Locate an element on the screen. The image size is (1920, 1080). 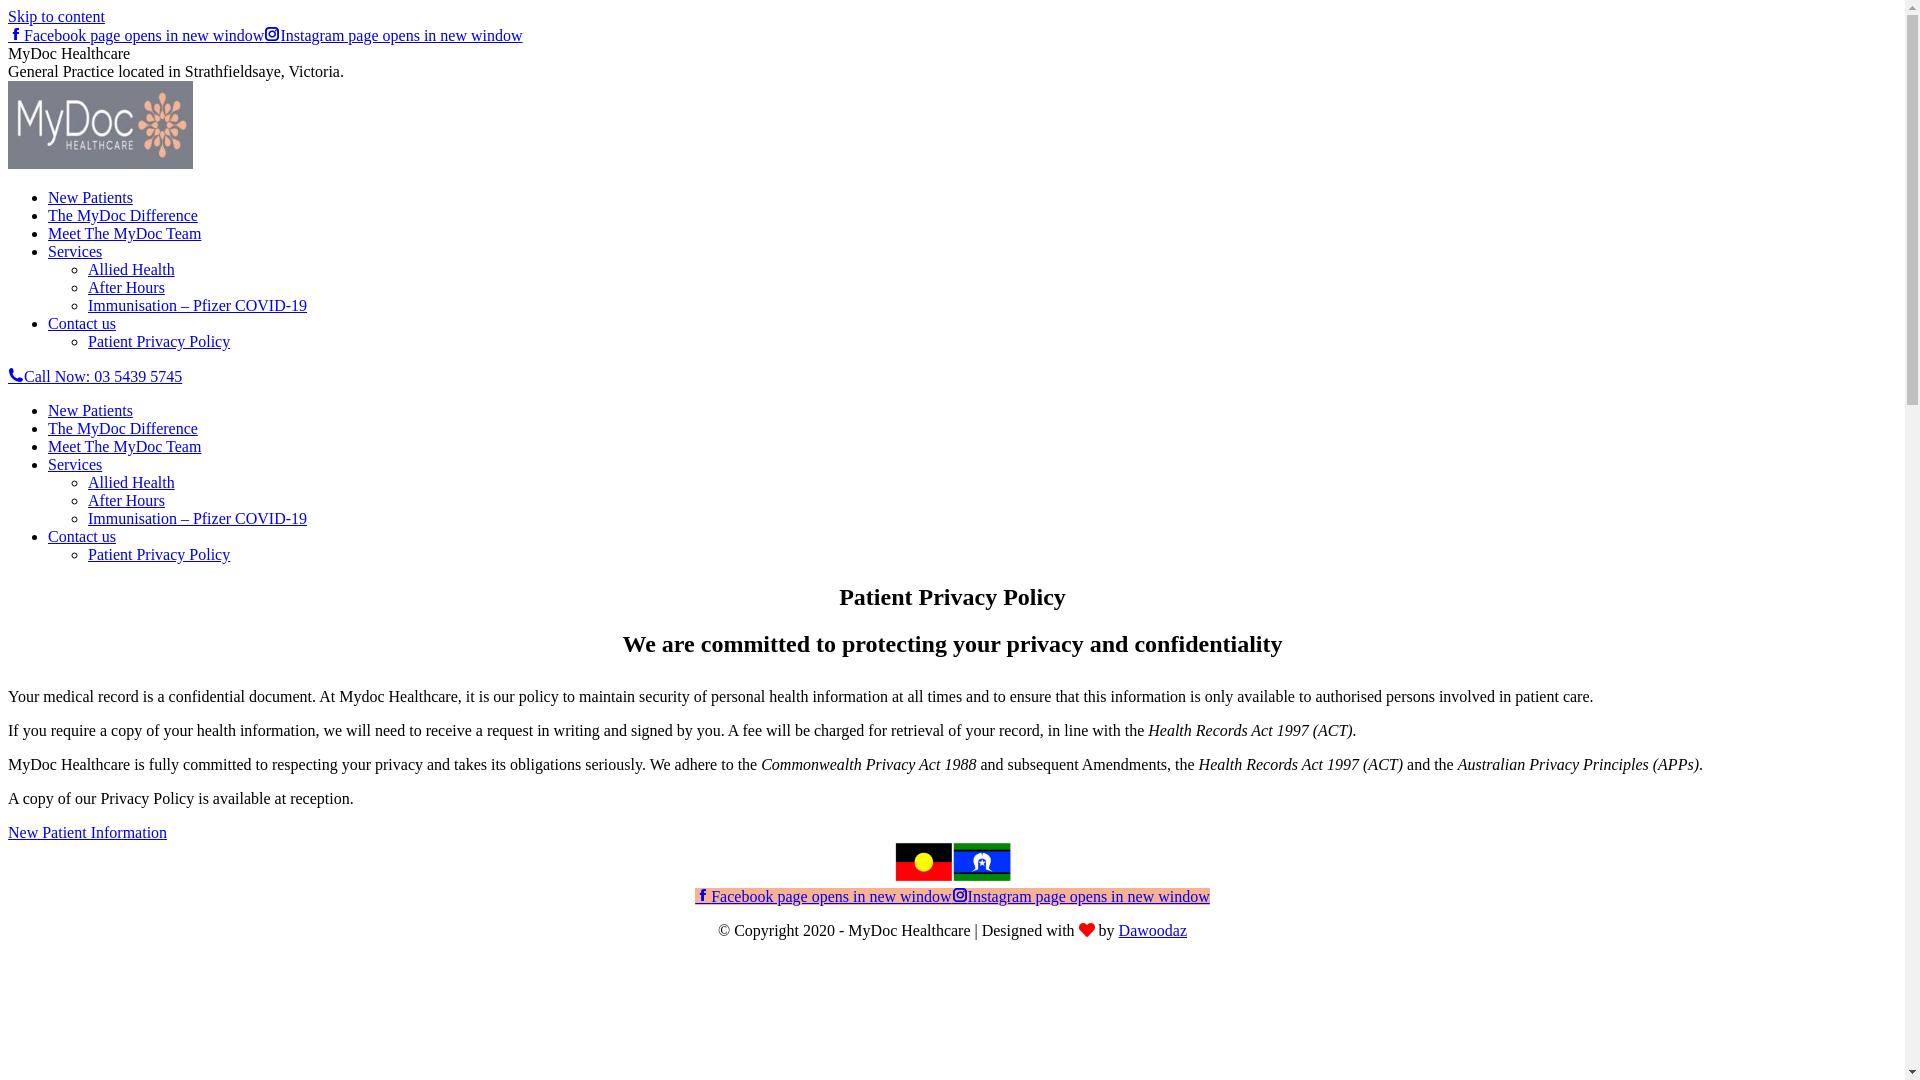
'Patient Privacy Policy' is located at coordinates (157, 340).